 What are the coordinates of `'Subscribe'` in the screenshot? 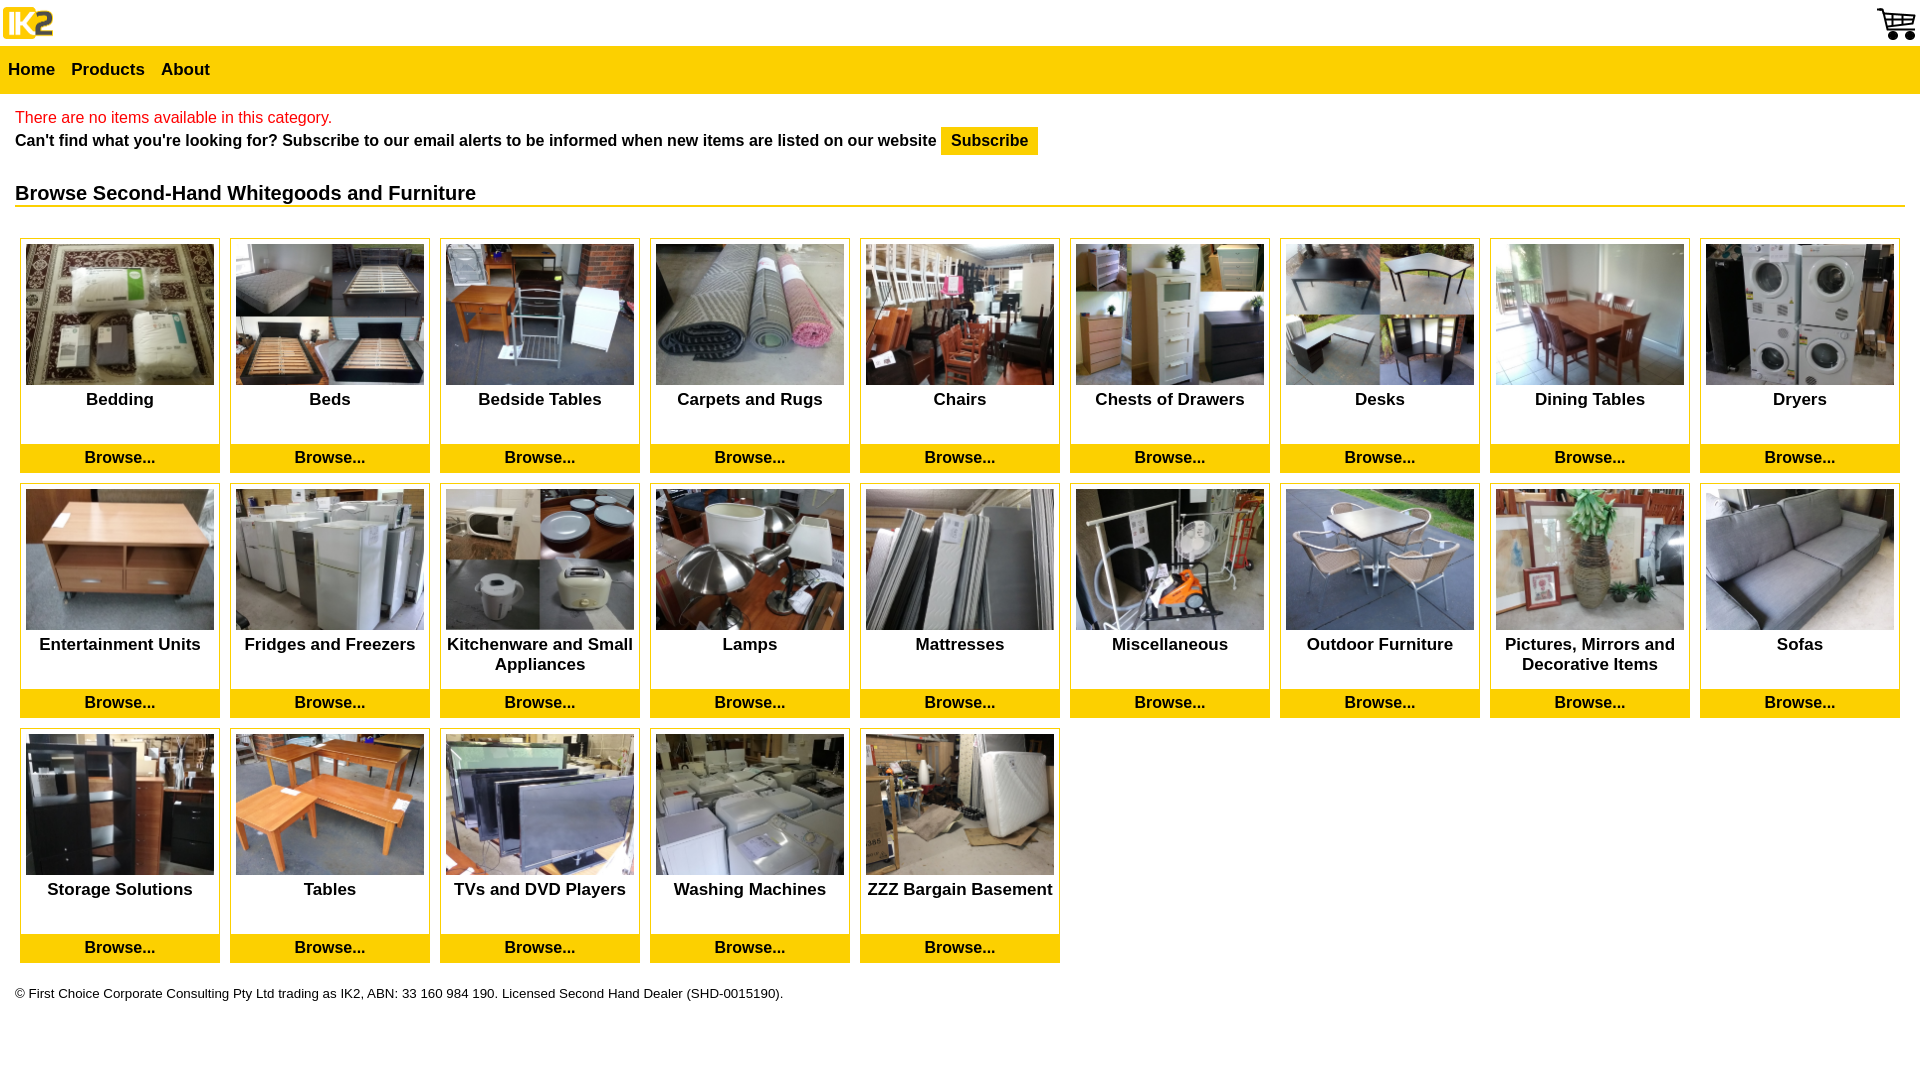 It's located at (989, 140).